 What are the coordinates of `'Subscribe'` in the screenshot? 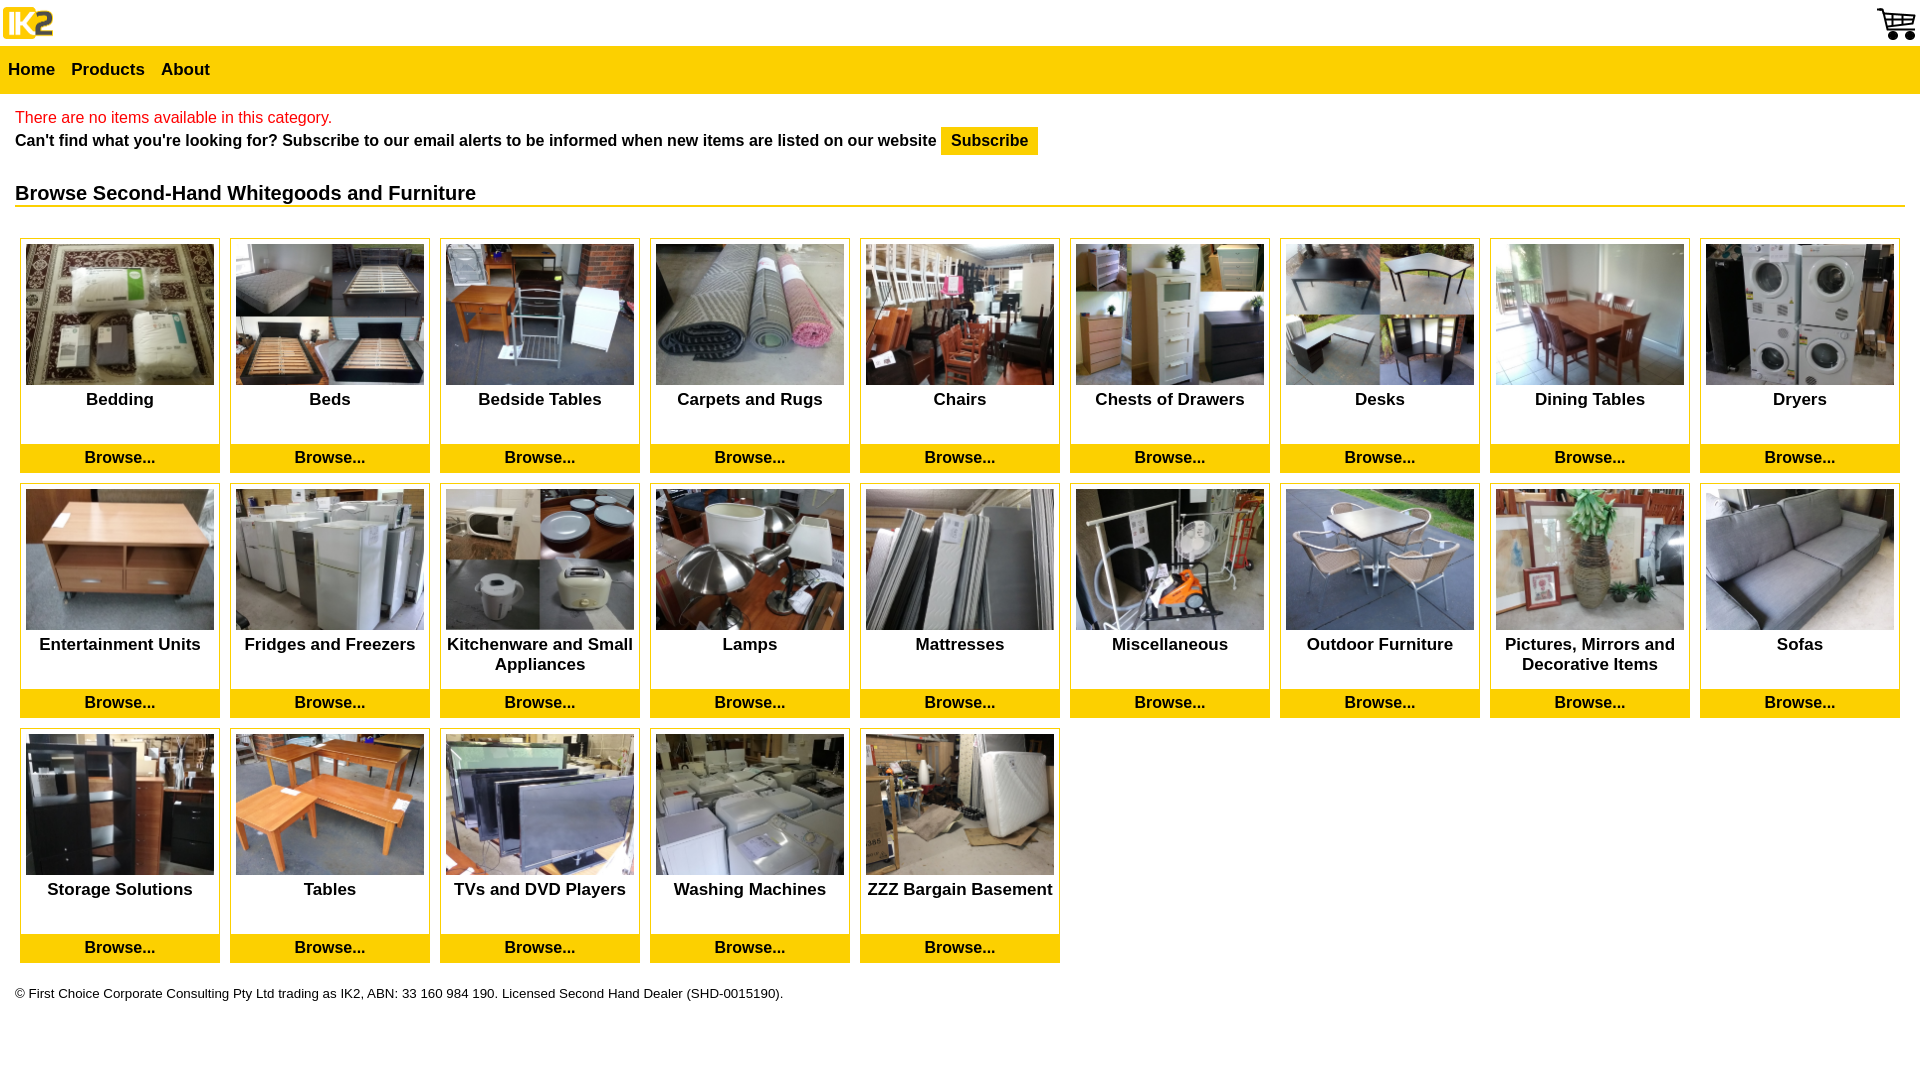 It's located at (989, 140).